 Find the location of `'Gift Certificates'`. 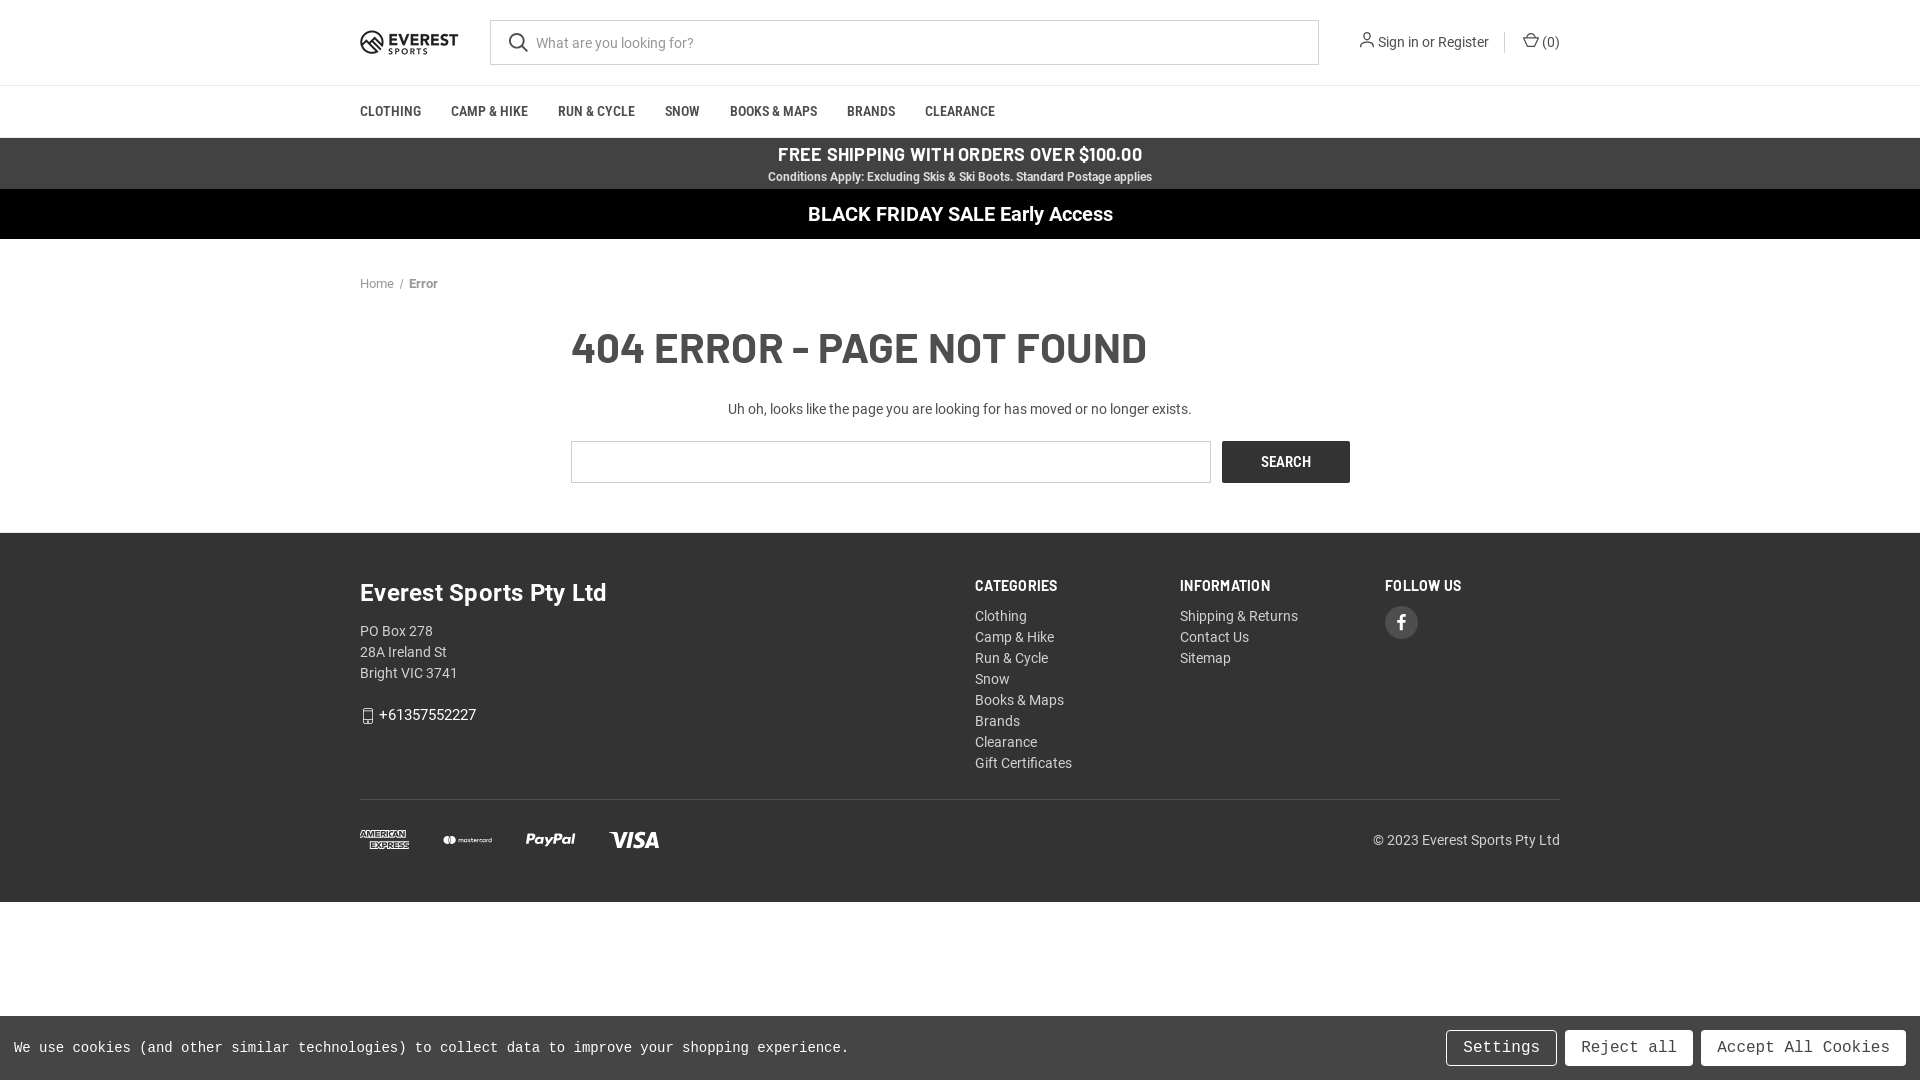

'Gift Certificates' is located at coordinates (1023, 763).